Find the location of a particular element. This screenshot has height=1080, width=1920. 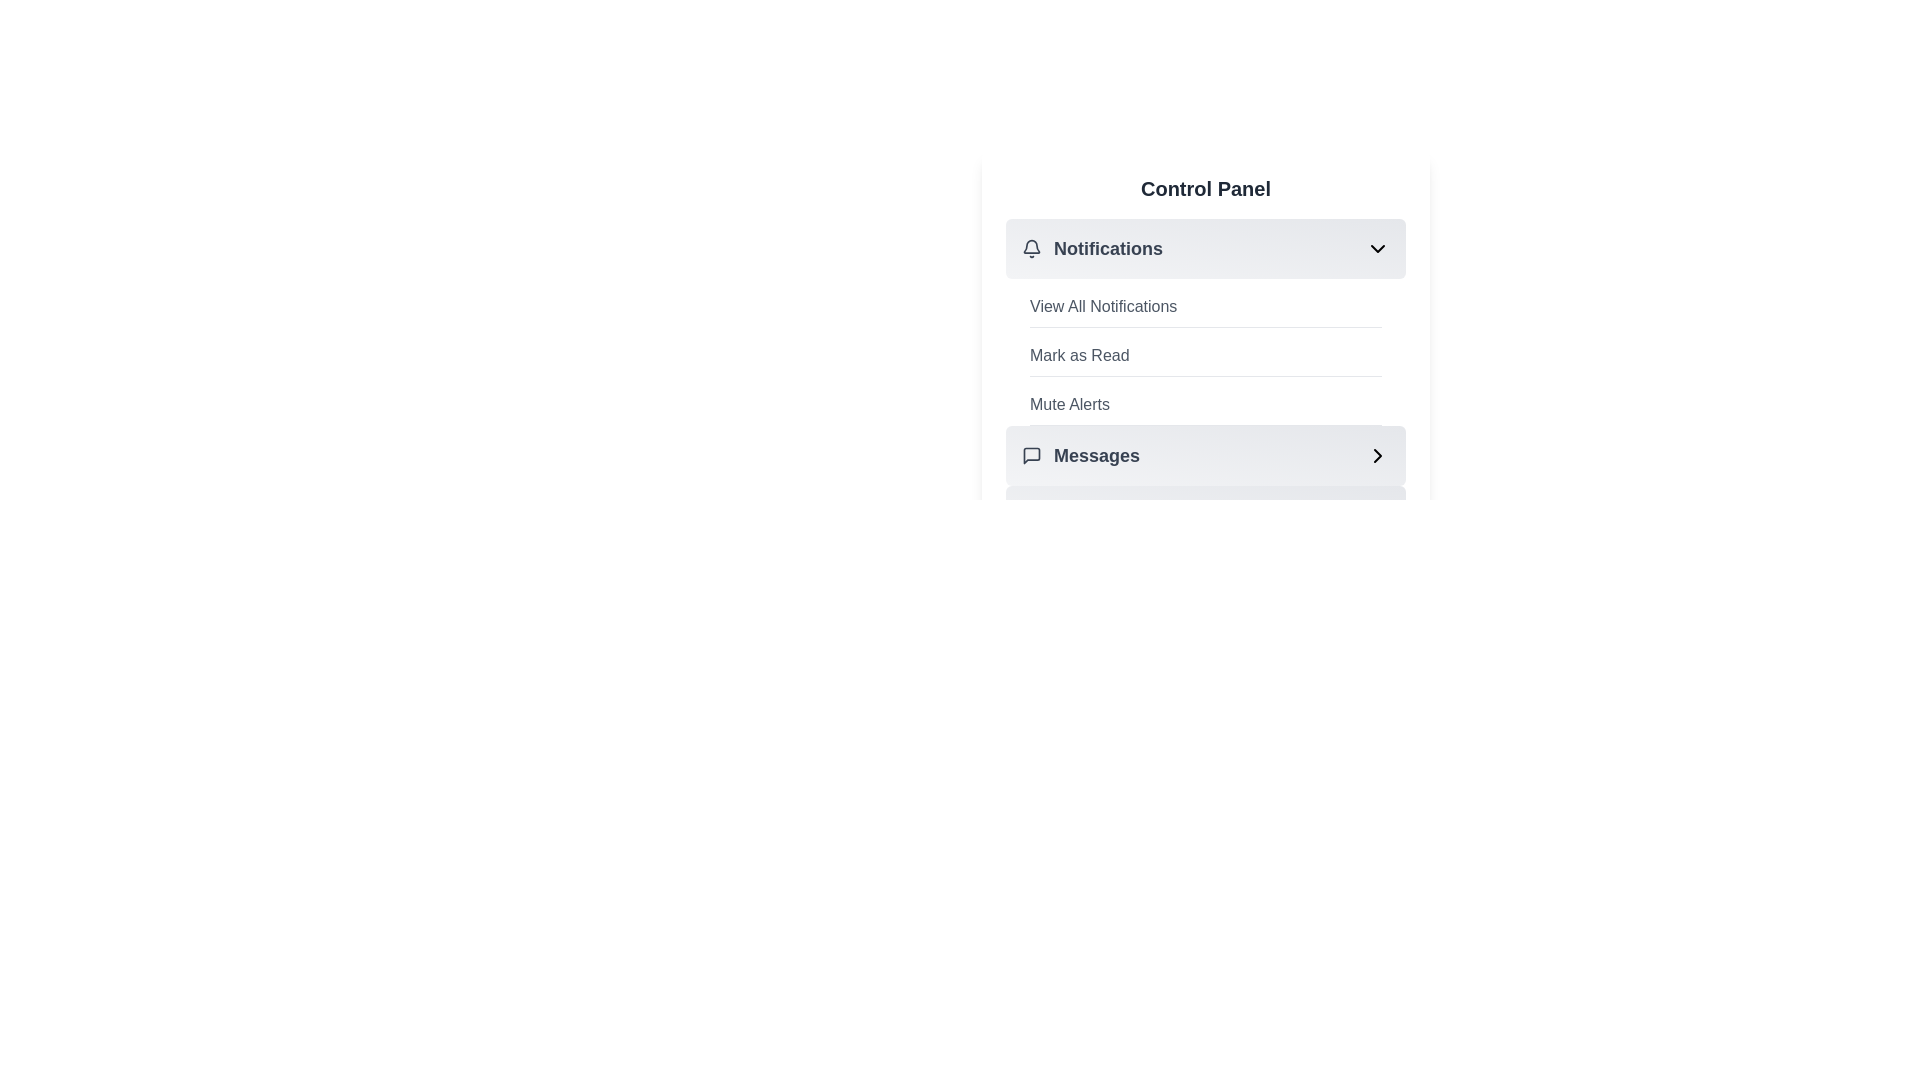

the 'Mark as Read' menu item located under the 'Notifications' section in the 'Control Panel' is located at coordinates (1204, 381).